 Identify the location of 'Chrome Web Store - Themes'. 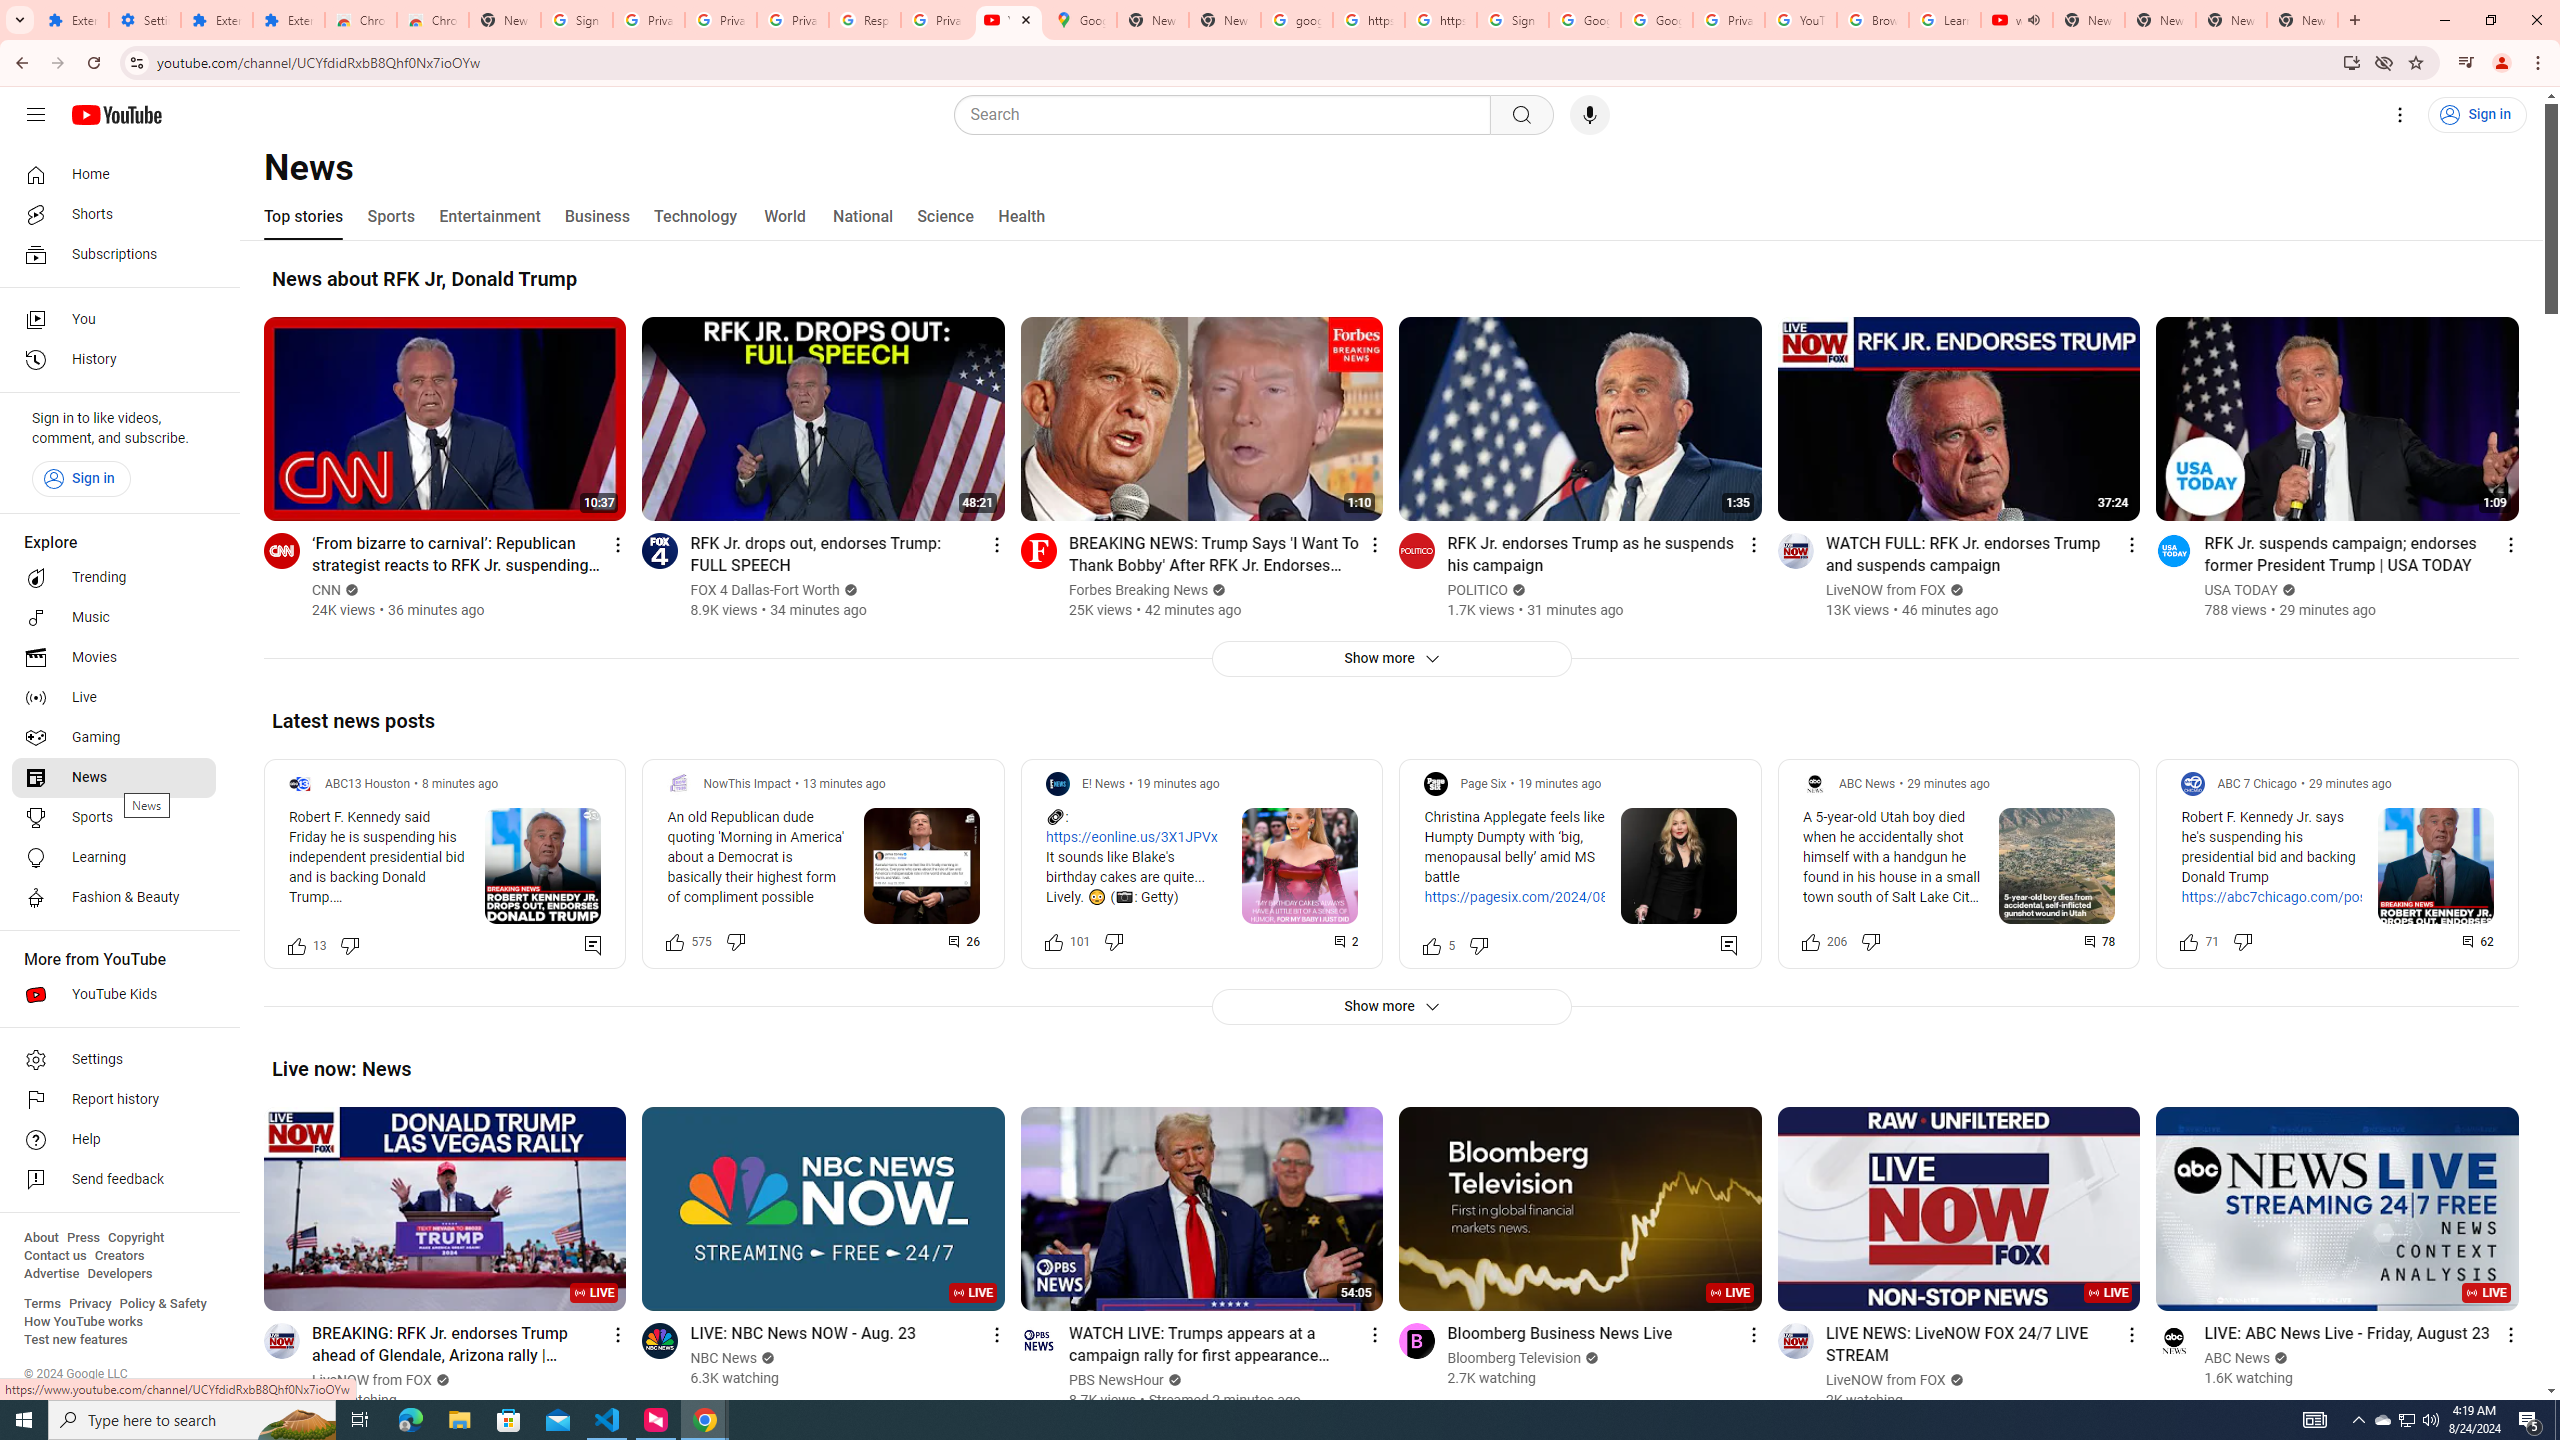
(432, 19).